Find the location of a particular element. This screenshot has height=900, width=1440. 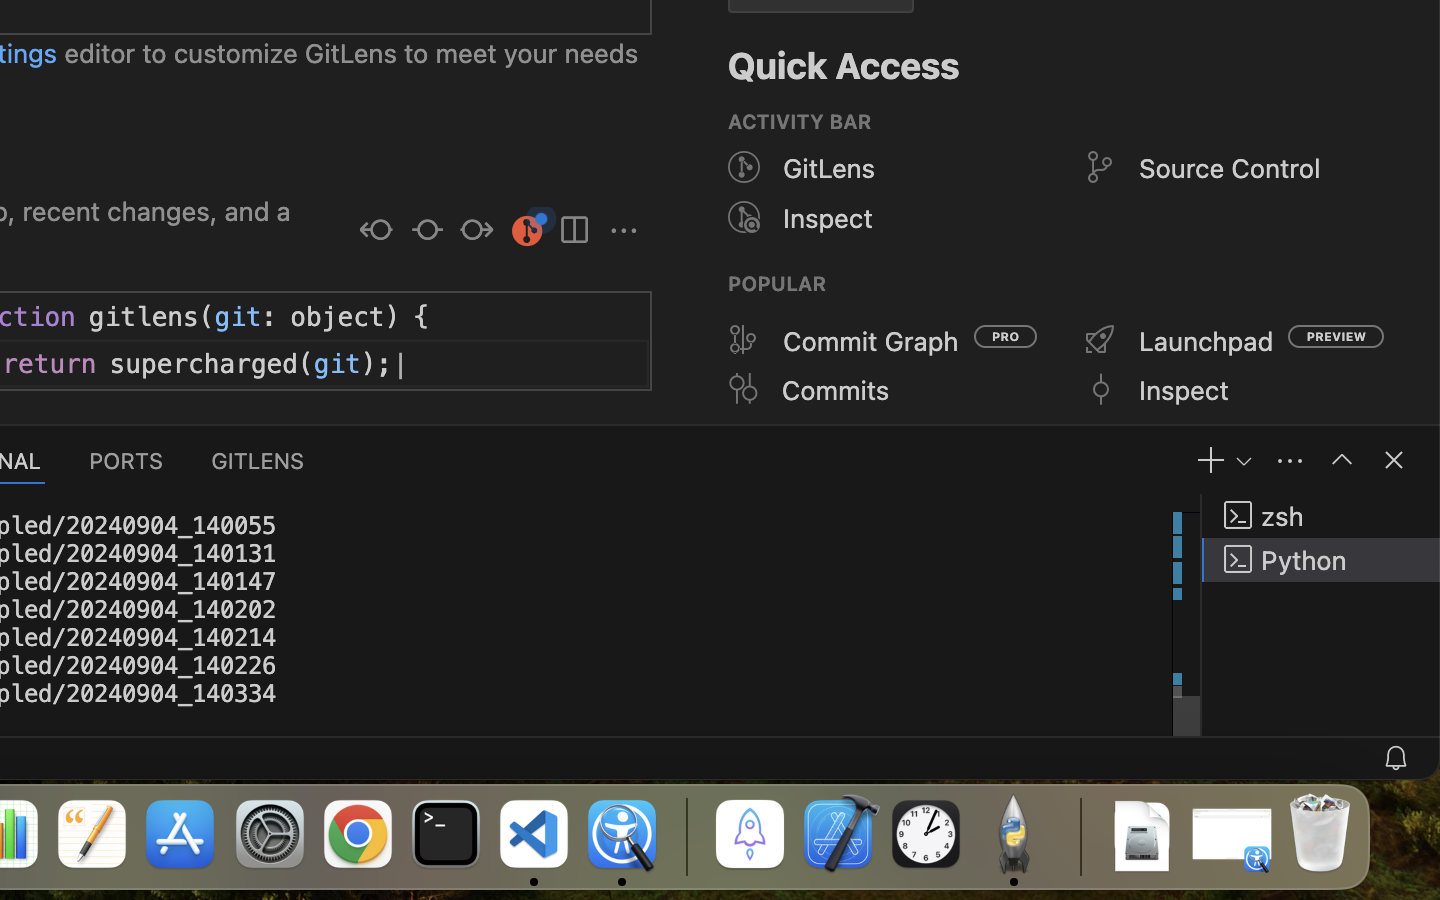

'' is located at coordinates (573, 231).